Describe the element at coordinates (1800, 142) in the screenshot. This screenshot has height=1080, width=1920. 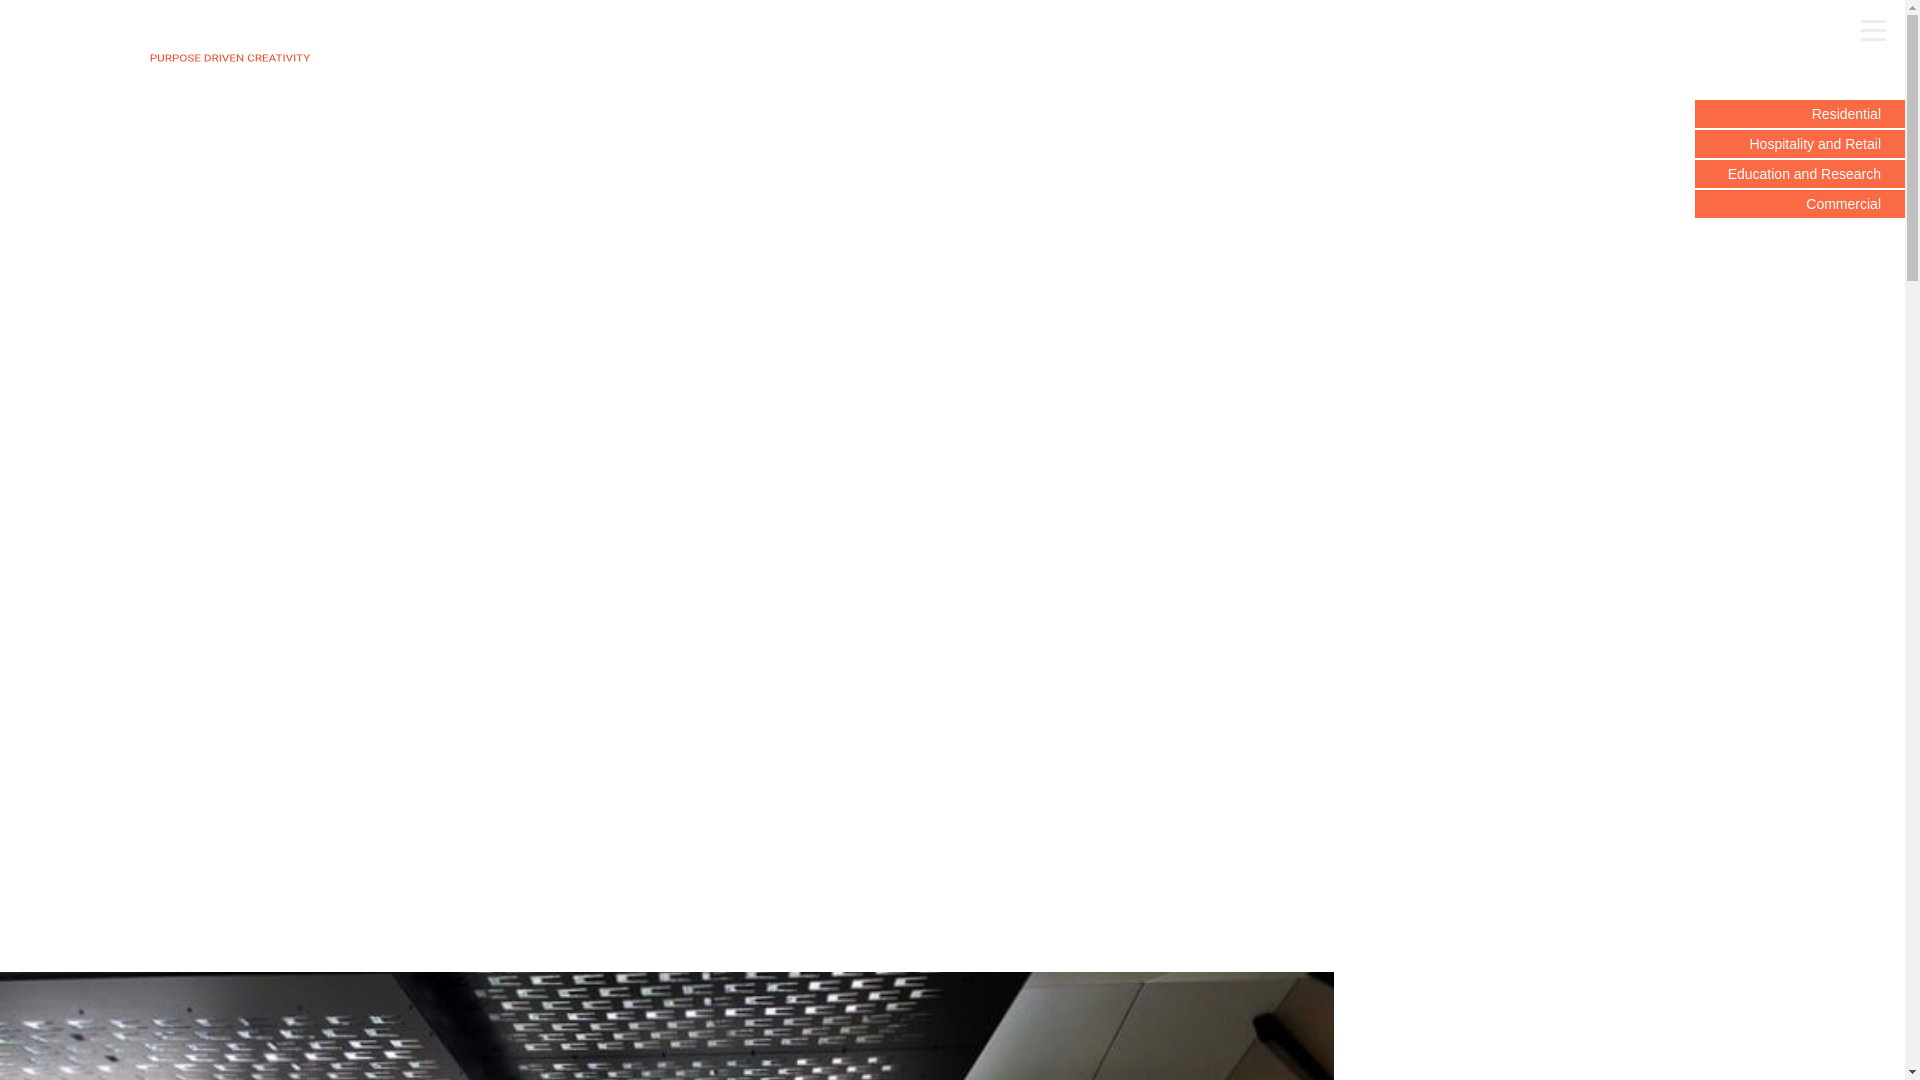
I see `'Hospitality and Retail'` at that location.